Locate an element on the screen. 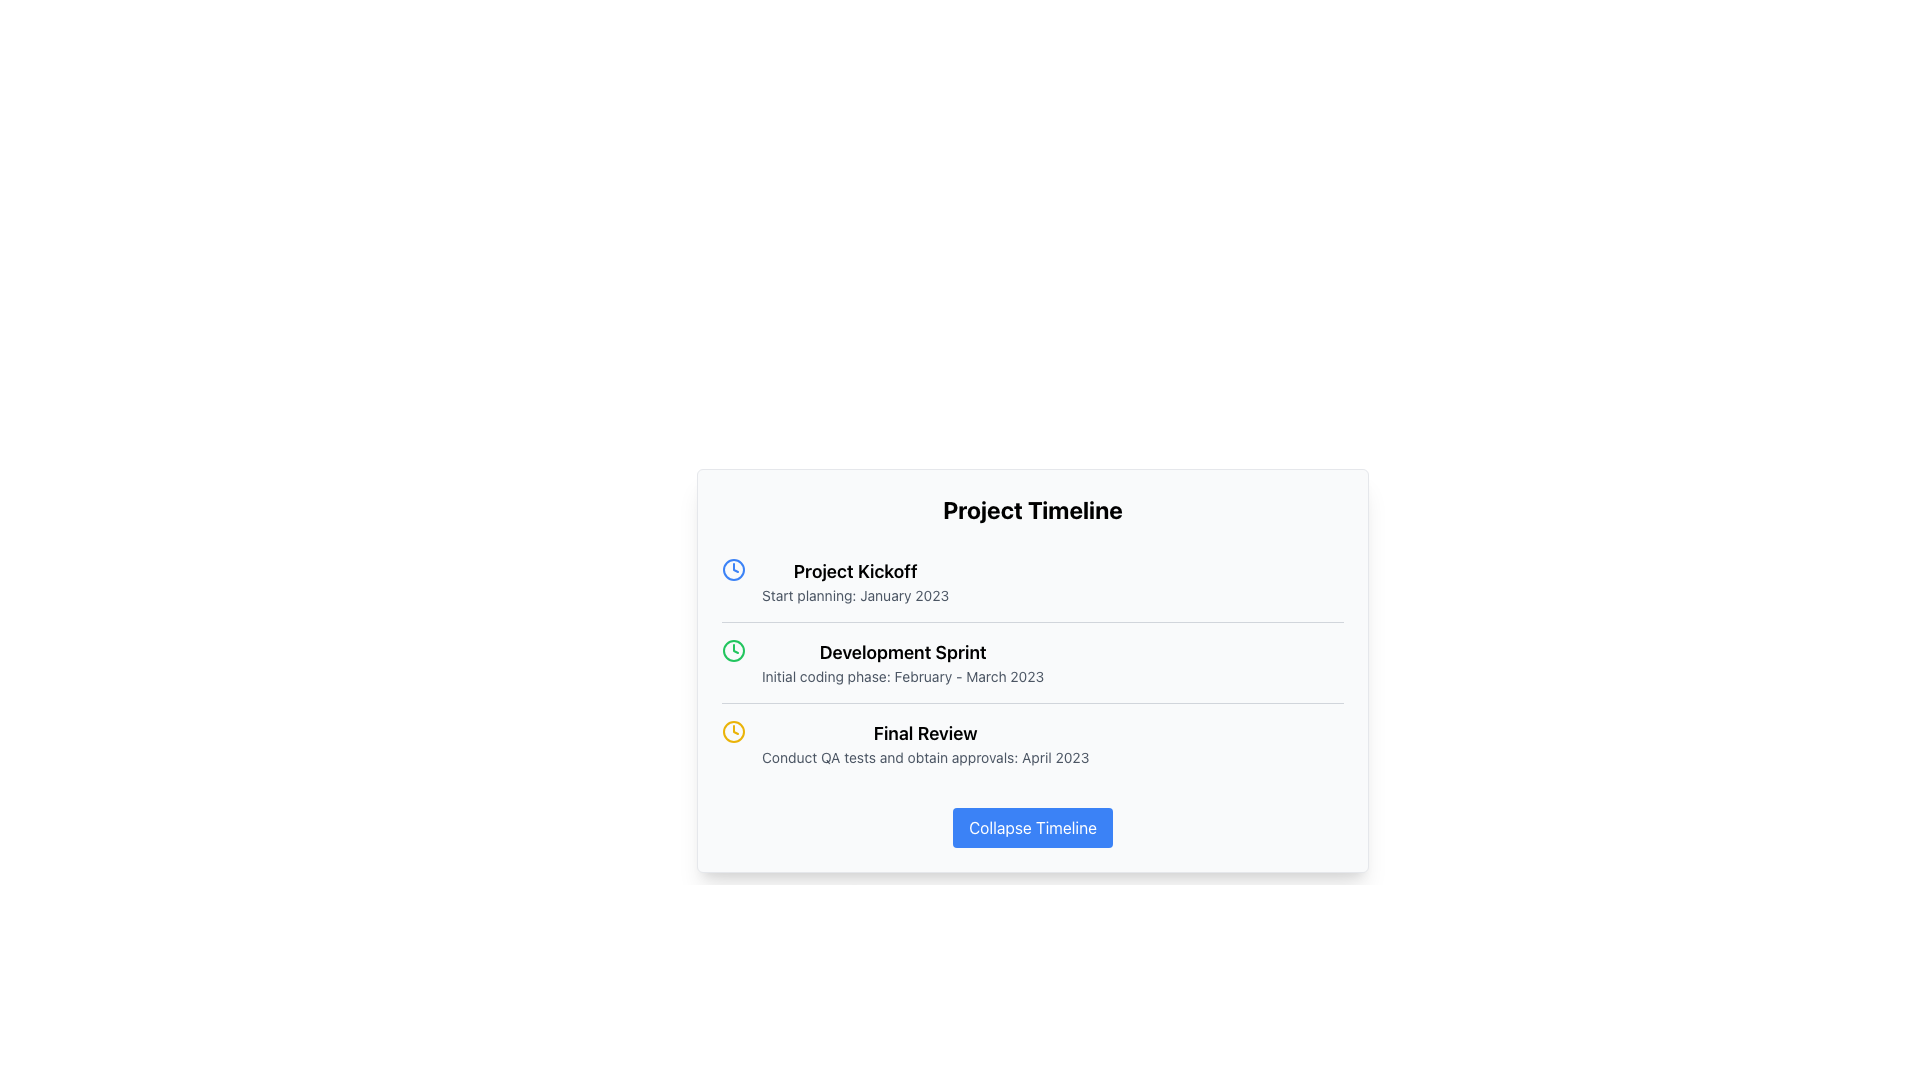 The height and width of the screenshot is (1080, 1920). the 'Development Sprint' section item which contains a bold title and description text, indicating it is a timeline item in a vertically stacked list is located at coordinates (1032, 662).